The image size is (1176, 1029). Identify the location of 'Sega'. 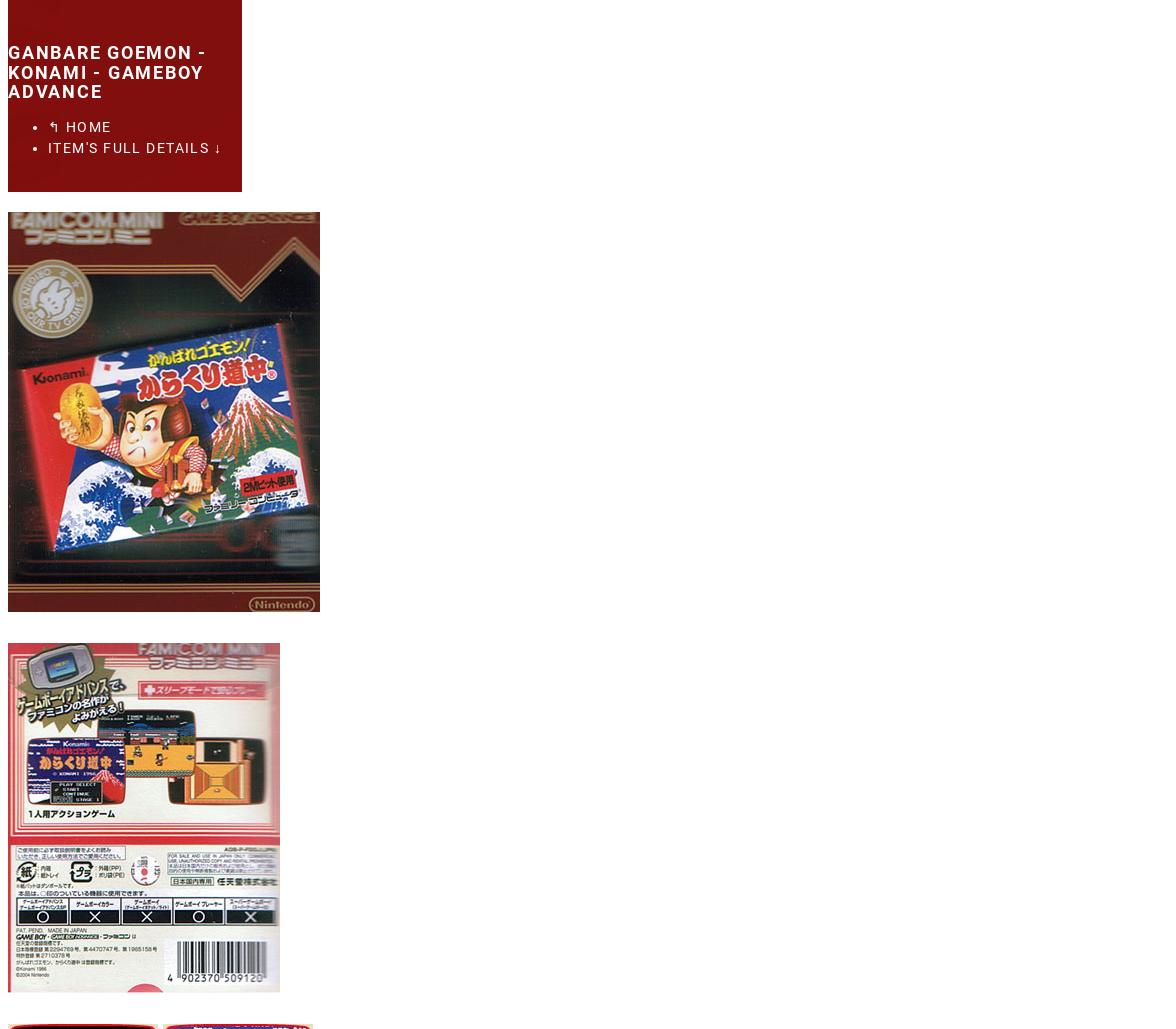
(92, 17).